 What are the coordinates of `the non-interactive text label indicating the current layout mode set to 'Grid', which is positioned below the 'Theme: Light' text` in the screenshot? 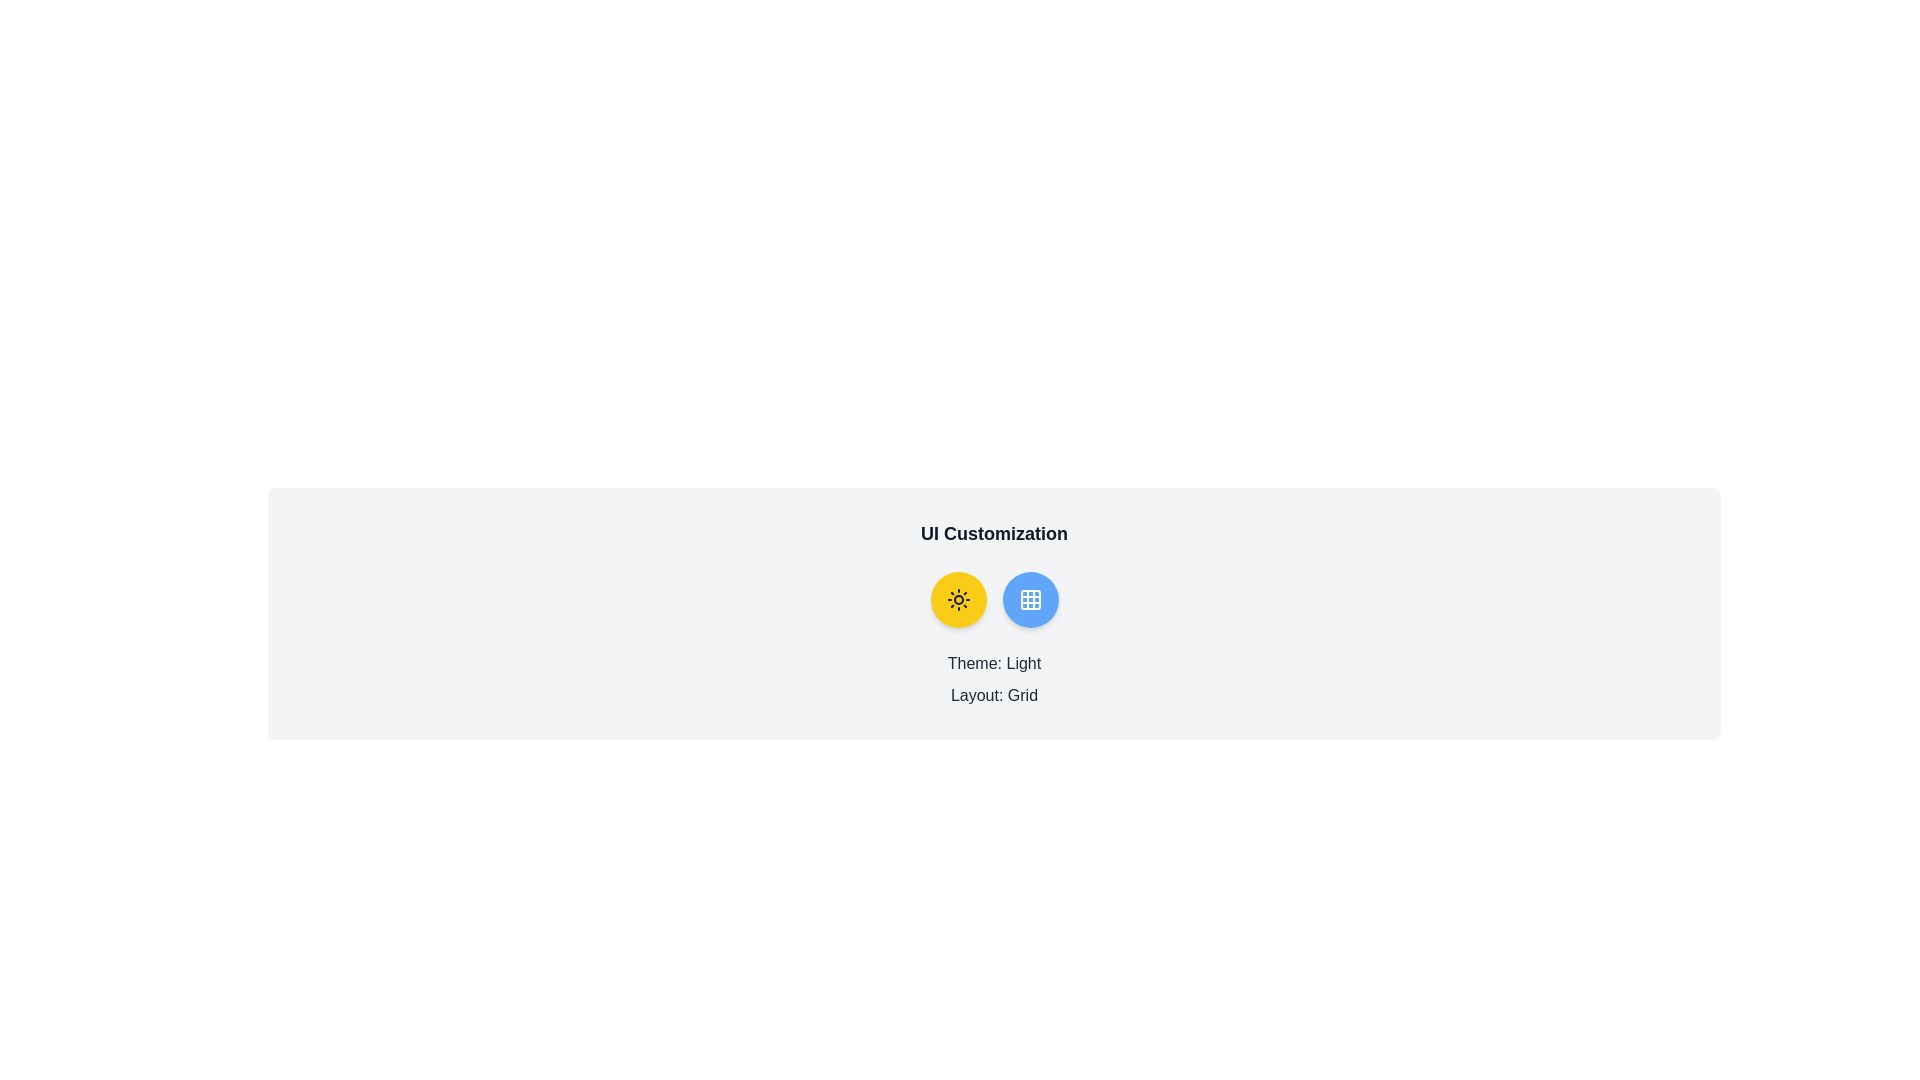 It's located at (994, 694).